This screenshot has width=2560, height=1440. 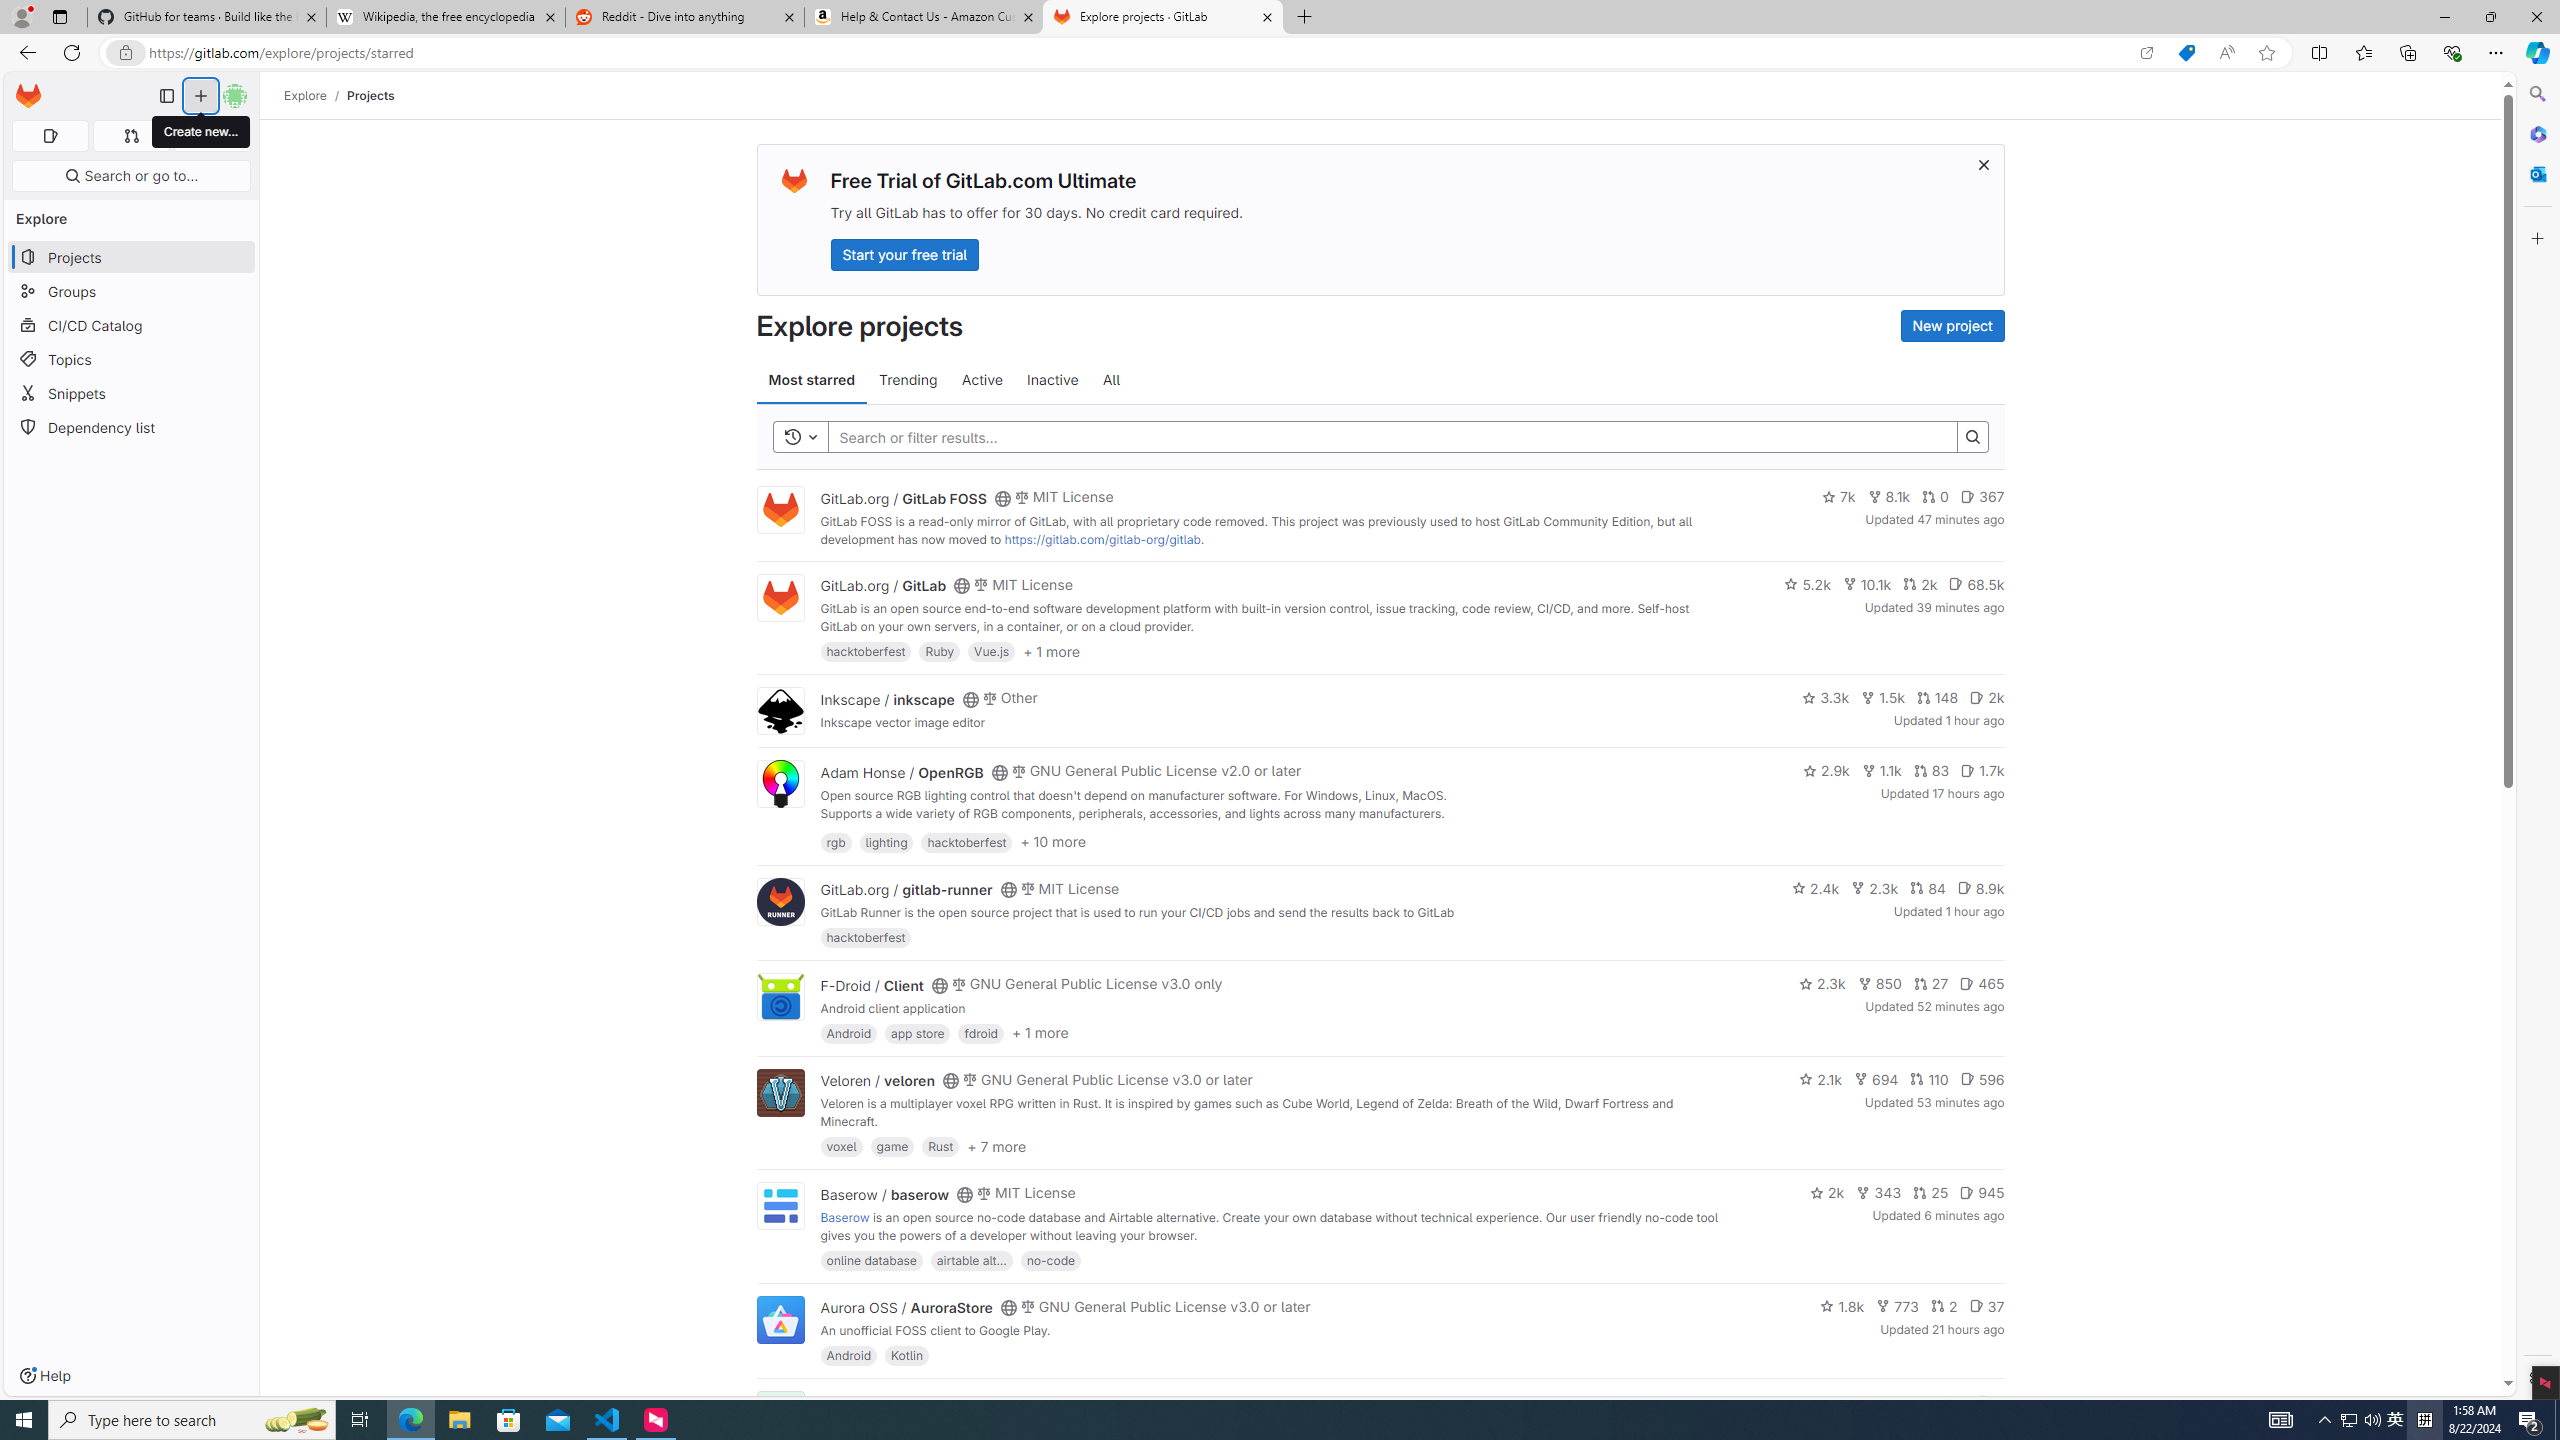 What do you see at coordinates (1984, 164) in the screenshot?
I see `'Dismiss trial promotion'` at bounding box center [1984, 164].